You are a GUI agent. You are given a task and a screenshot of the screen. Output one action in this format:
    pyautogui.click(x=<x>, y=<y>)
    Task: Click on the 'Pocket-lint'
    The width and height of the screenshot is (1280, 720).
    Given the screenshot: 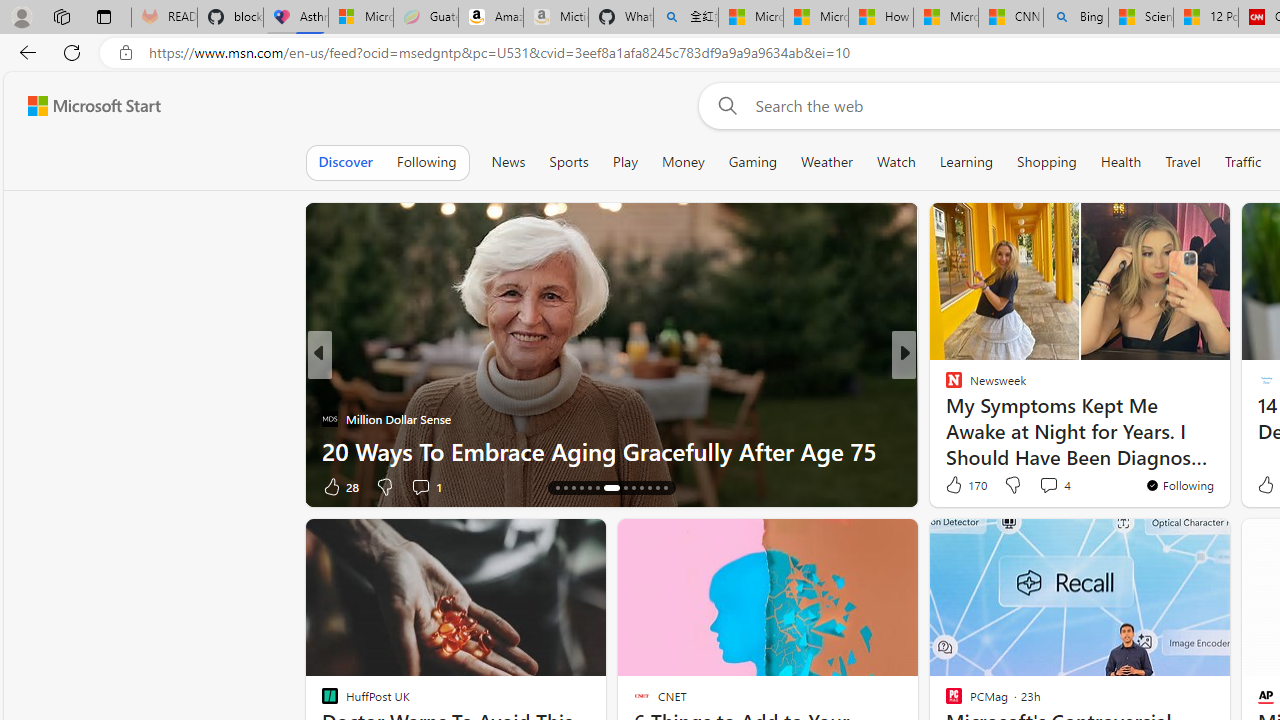 What is the action you would take?
    pyautogui.click(x=944, y=418)
    